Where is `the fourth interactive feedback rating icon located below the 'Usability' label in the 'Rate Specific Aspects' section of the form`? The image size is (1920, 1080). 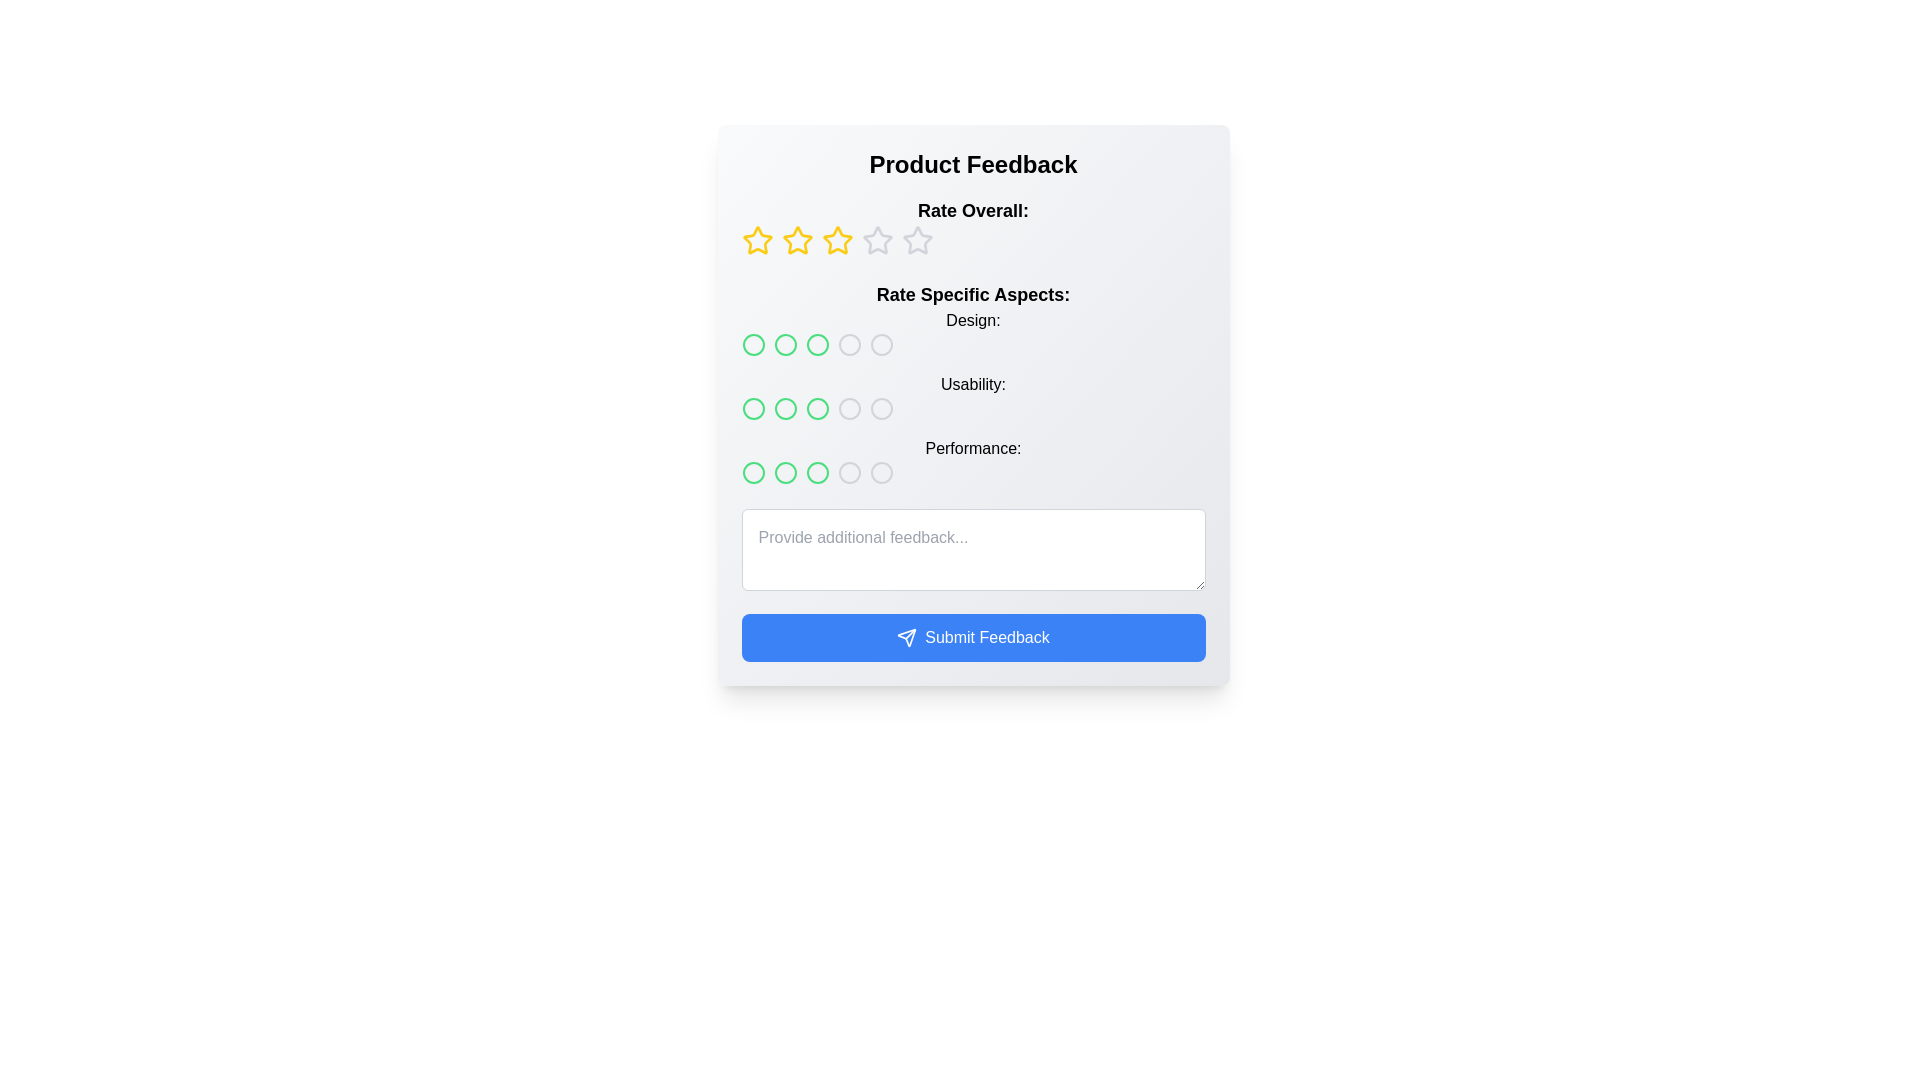
the fourth interactive feedback rating icon located below the 'Usability' label in the 'Rate Specific Aspects' section of the form is located at coordinates (849, 407).